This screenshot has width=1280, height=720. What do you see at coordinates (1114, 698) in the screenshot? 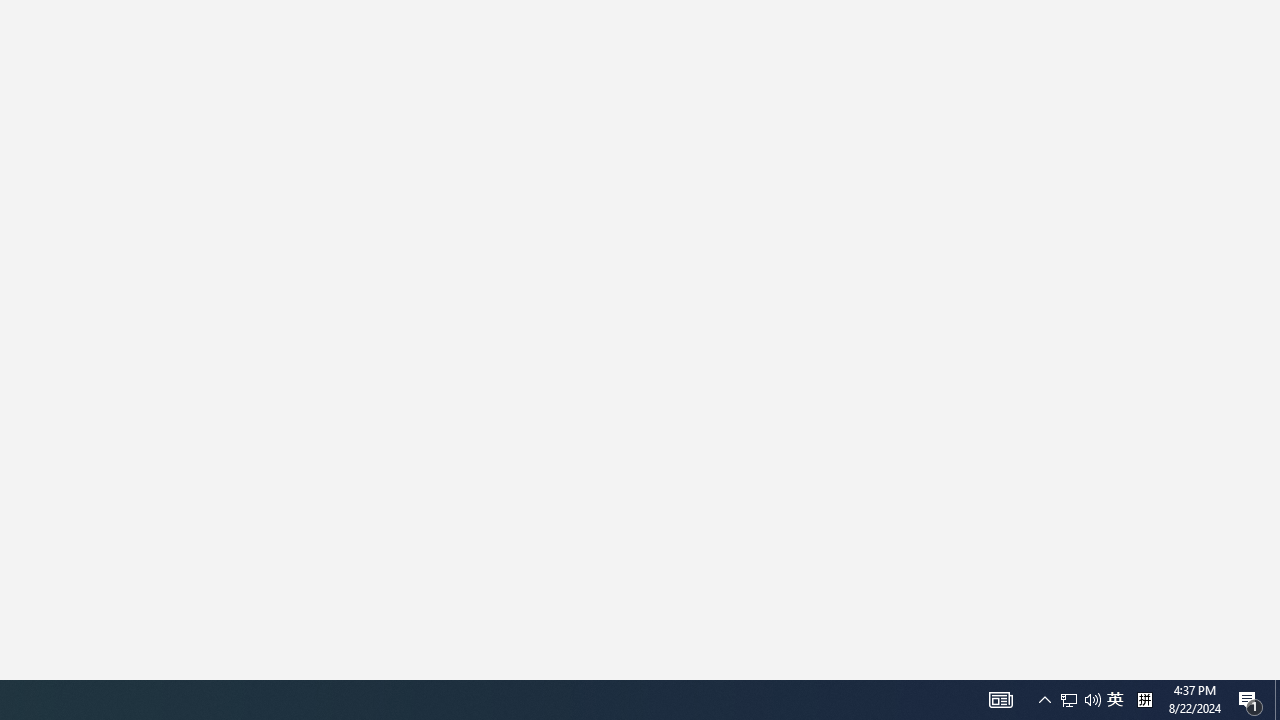
I see `'Q2790: 100%'` at bounding box center [1114, 698].